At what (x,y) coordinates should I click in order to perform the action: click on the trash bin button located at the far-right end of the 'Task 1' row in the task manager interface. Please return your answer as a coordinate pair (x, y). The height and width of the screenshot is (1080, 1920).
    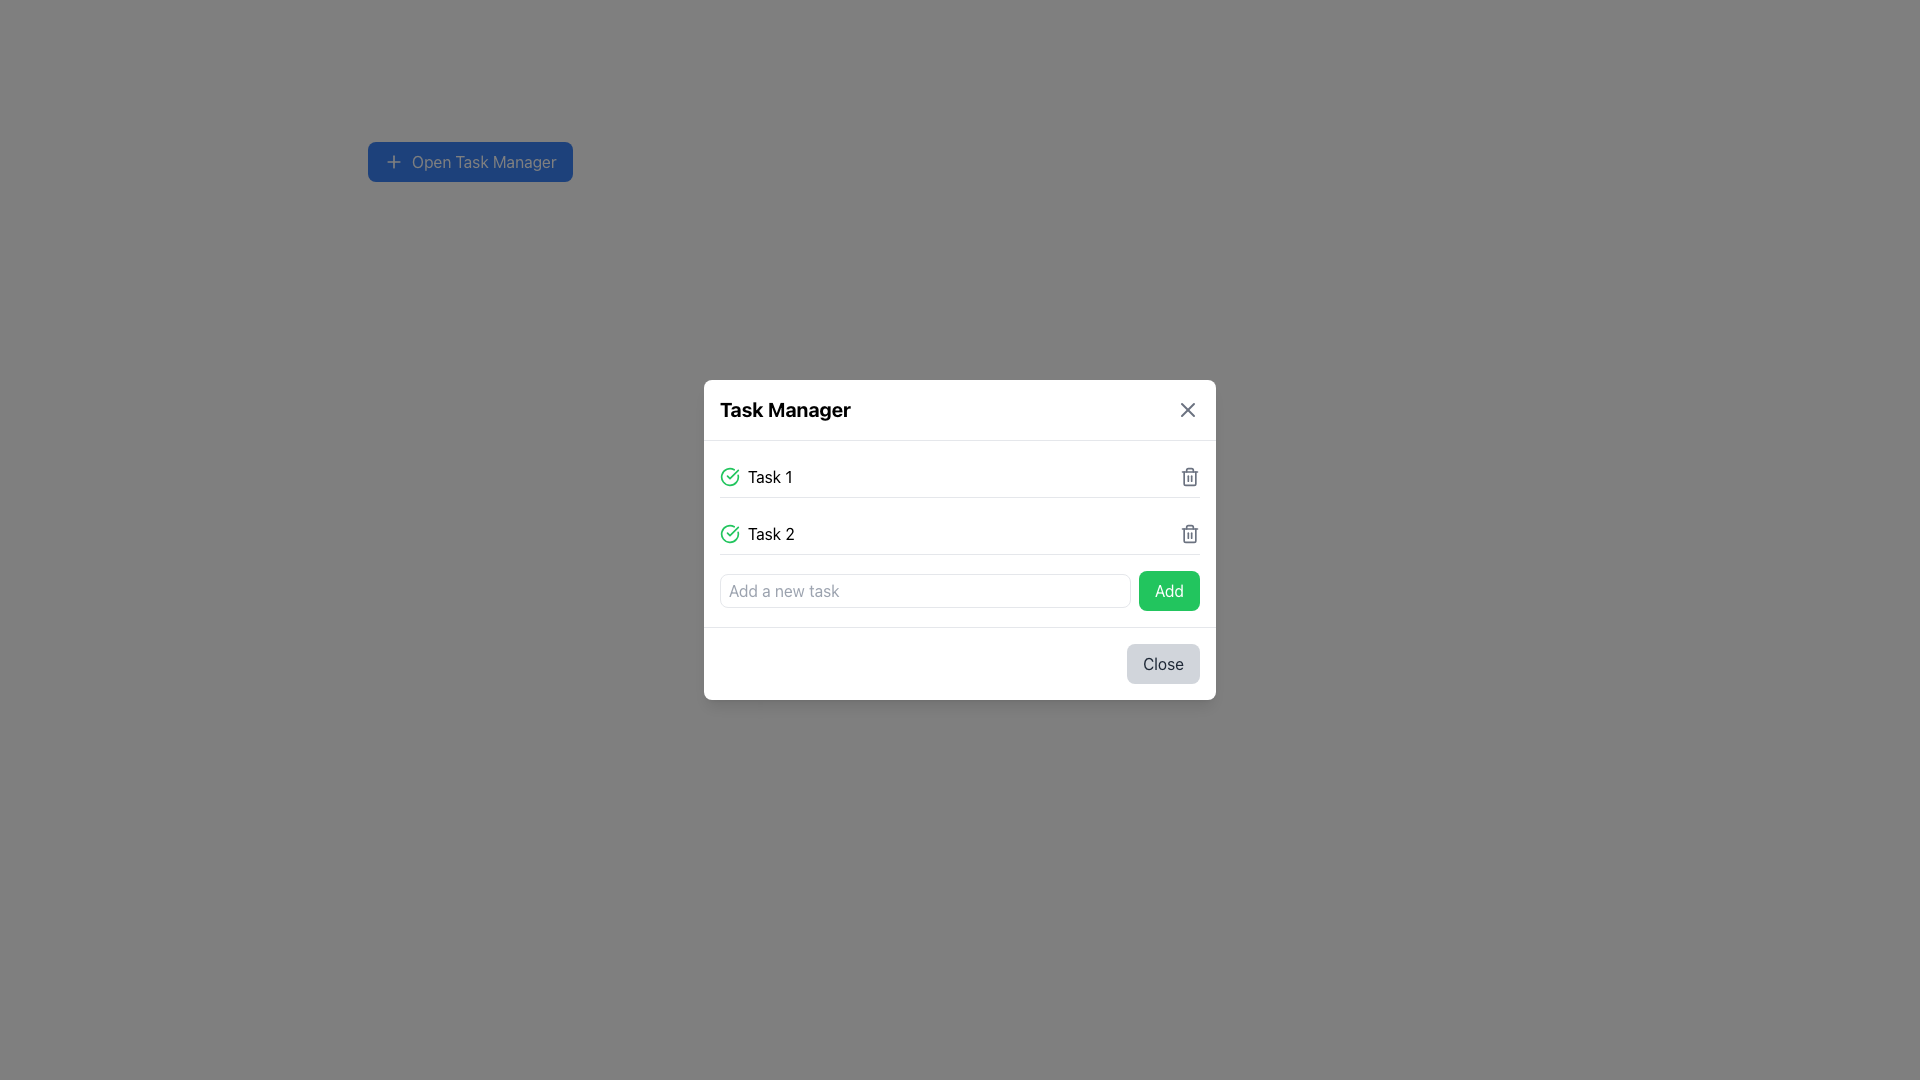
    Looking at the image, I should click on (1190, 477).